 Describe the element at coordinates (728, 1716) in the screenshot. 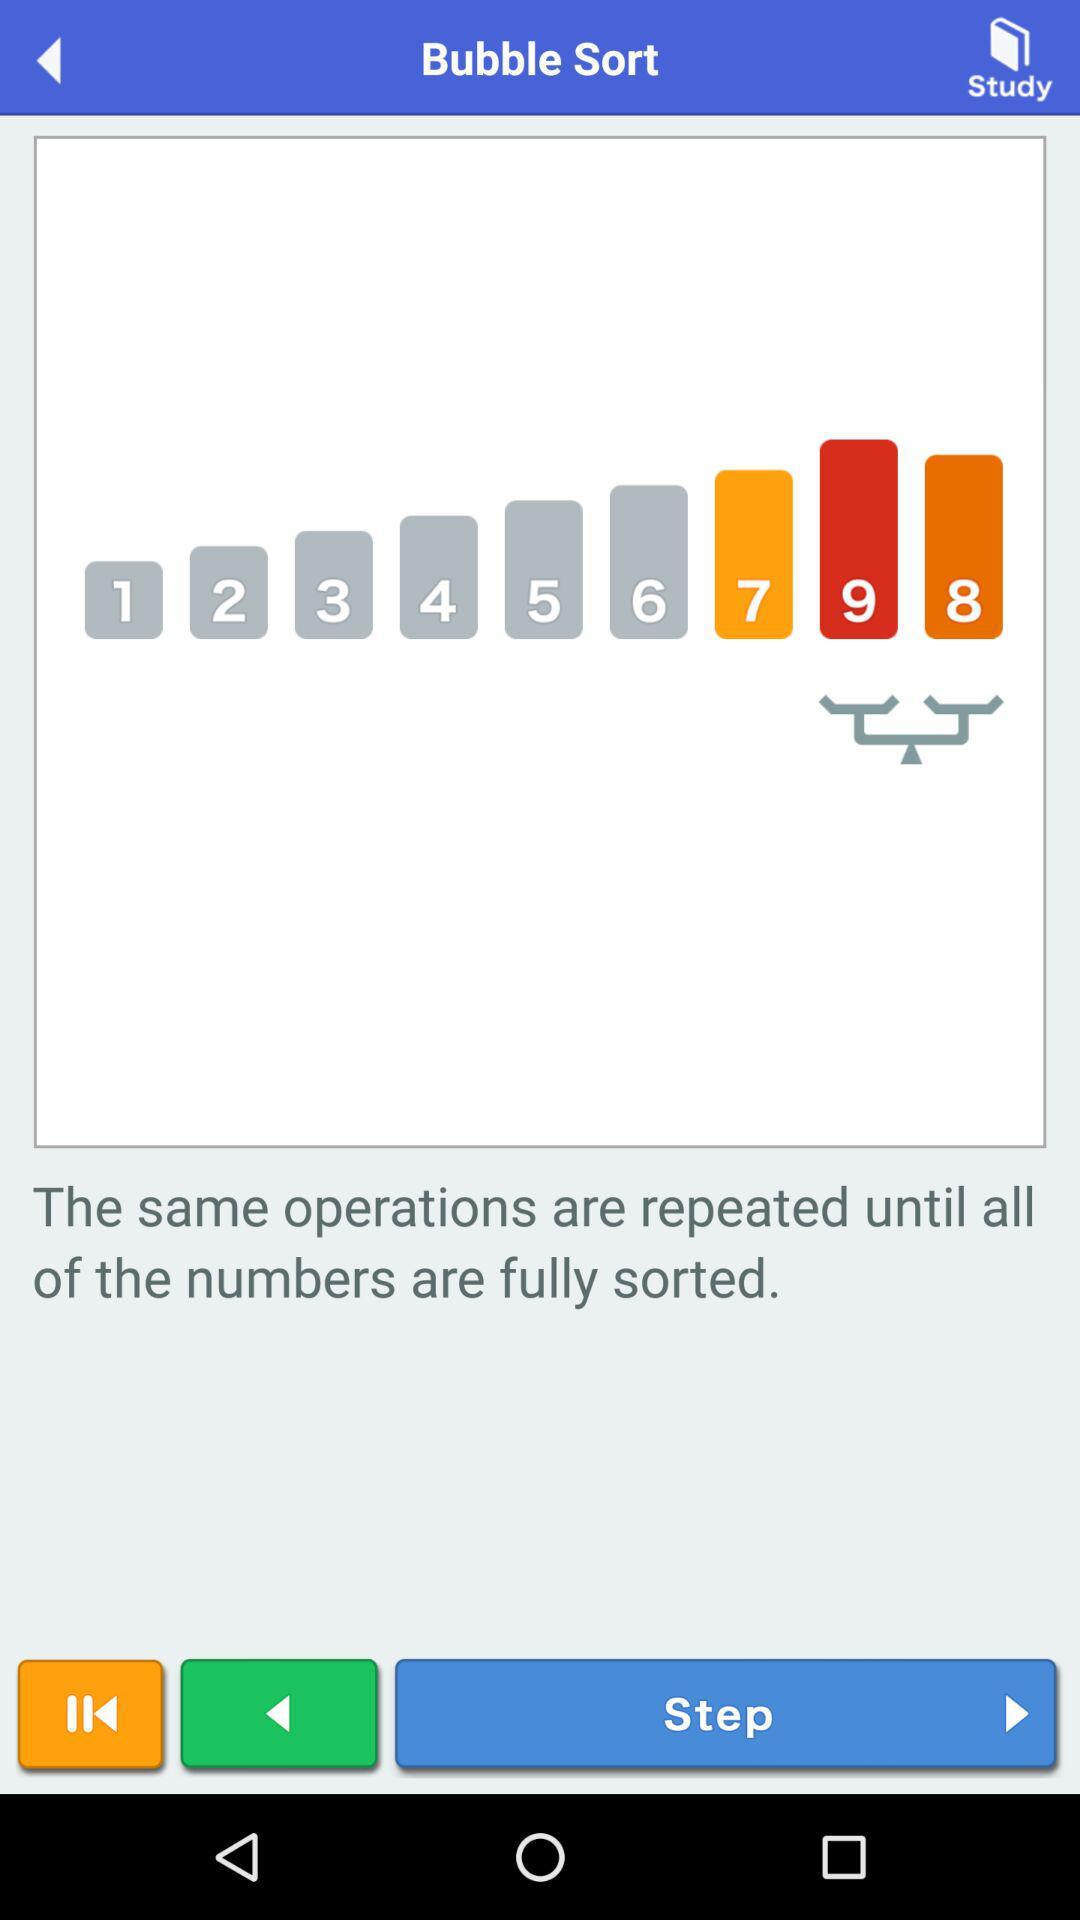

I see `next step` at that location.